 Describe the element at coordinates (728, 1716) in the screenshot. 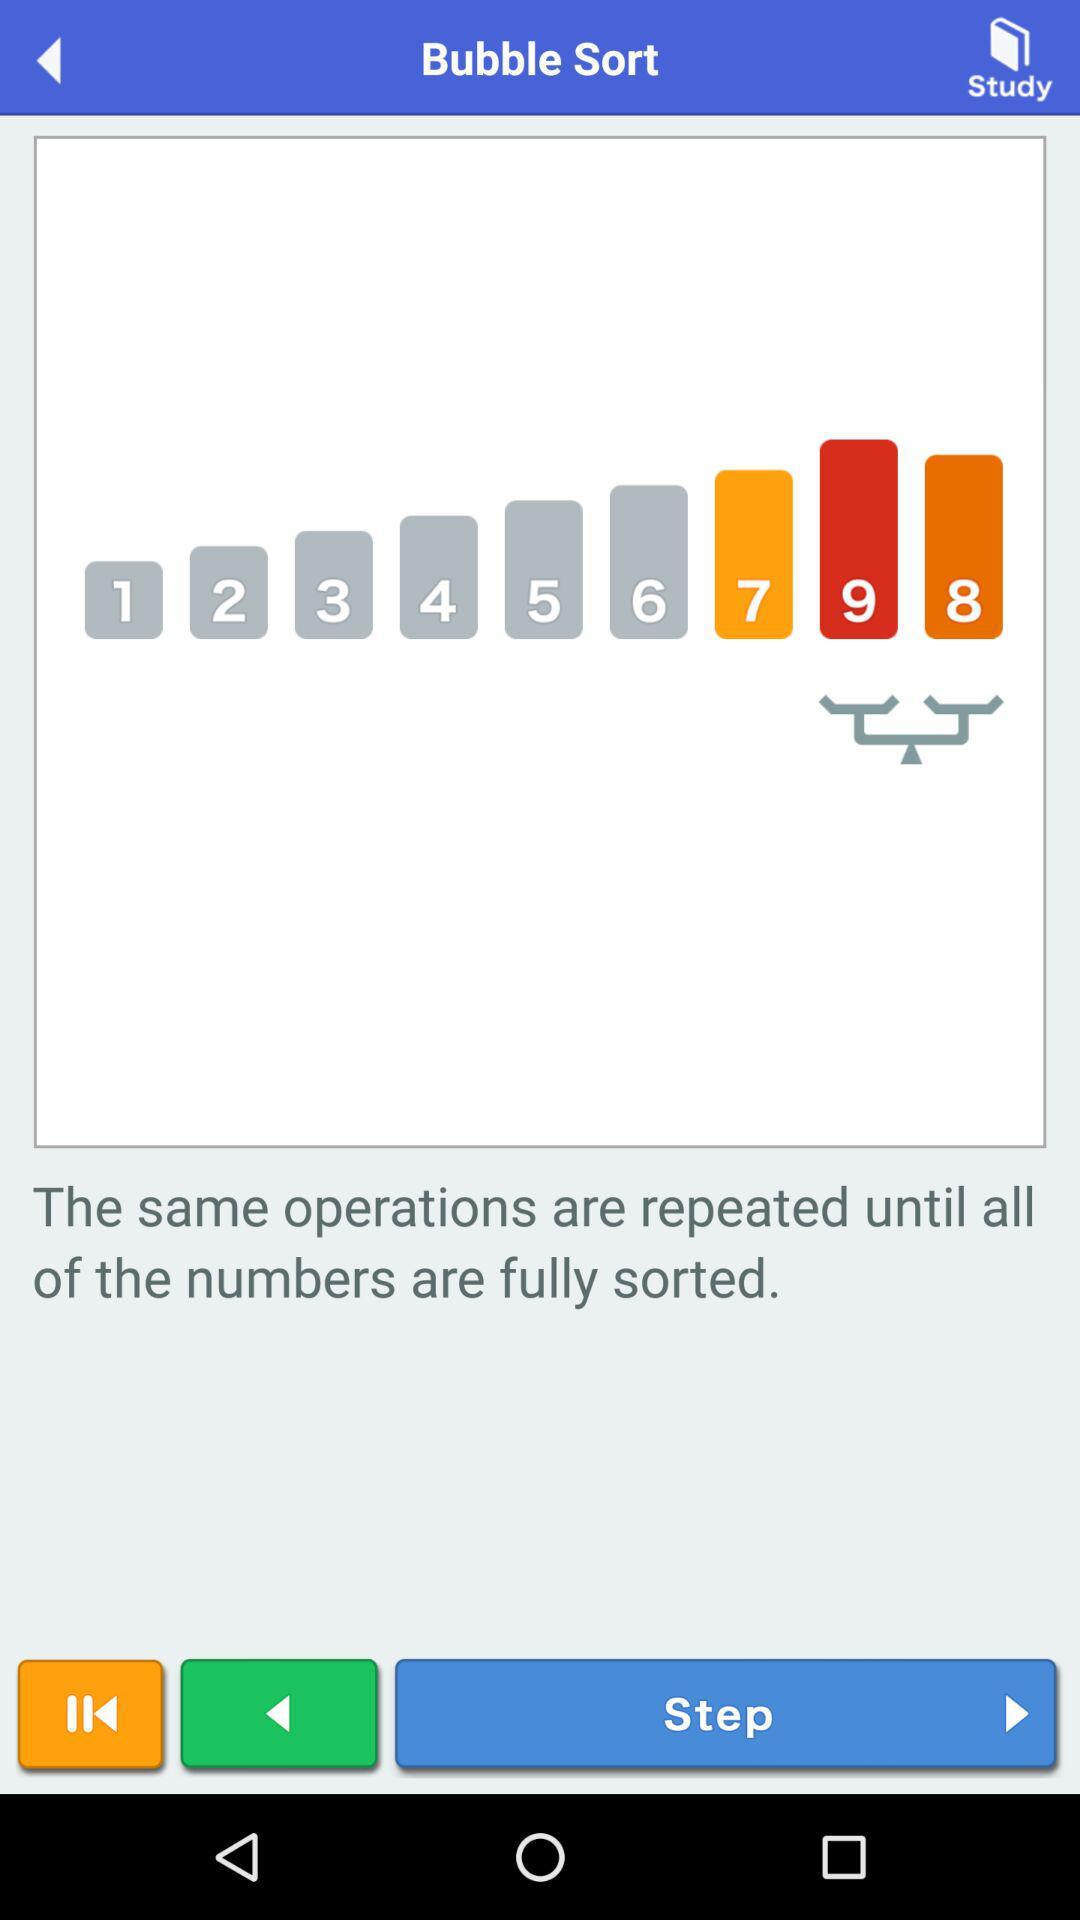

I see `next step` at that location.